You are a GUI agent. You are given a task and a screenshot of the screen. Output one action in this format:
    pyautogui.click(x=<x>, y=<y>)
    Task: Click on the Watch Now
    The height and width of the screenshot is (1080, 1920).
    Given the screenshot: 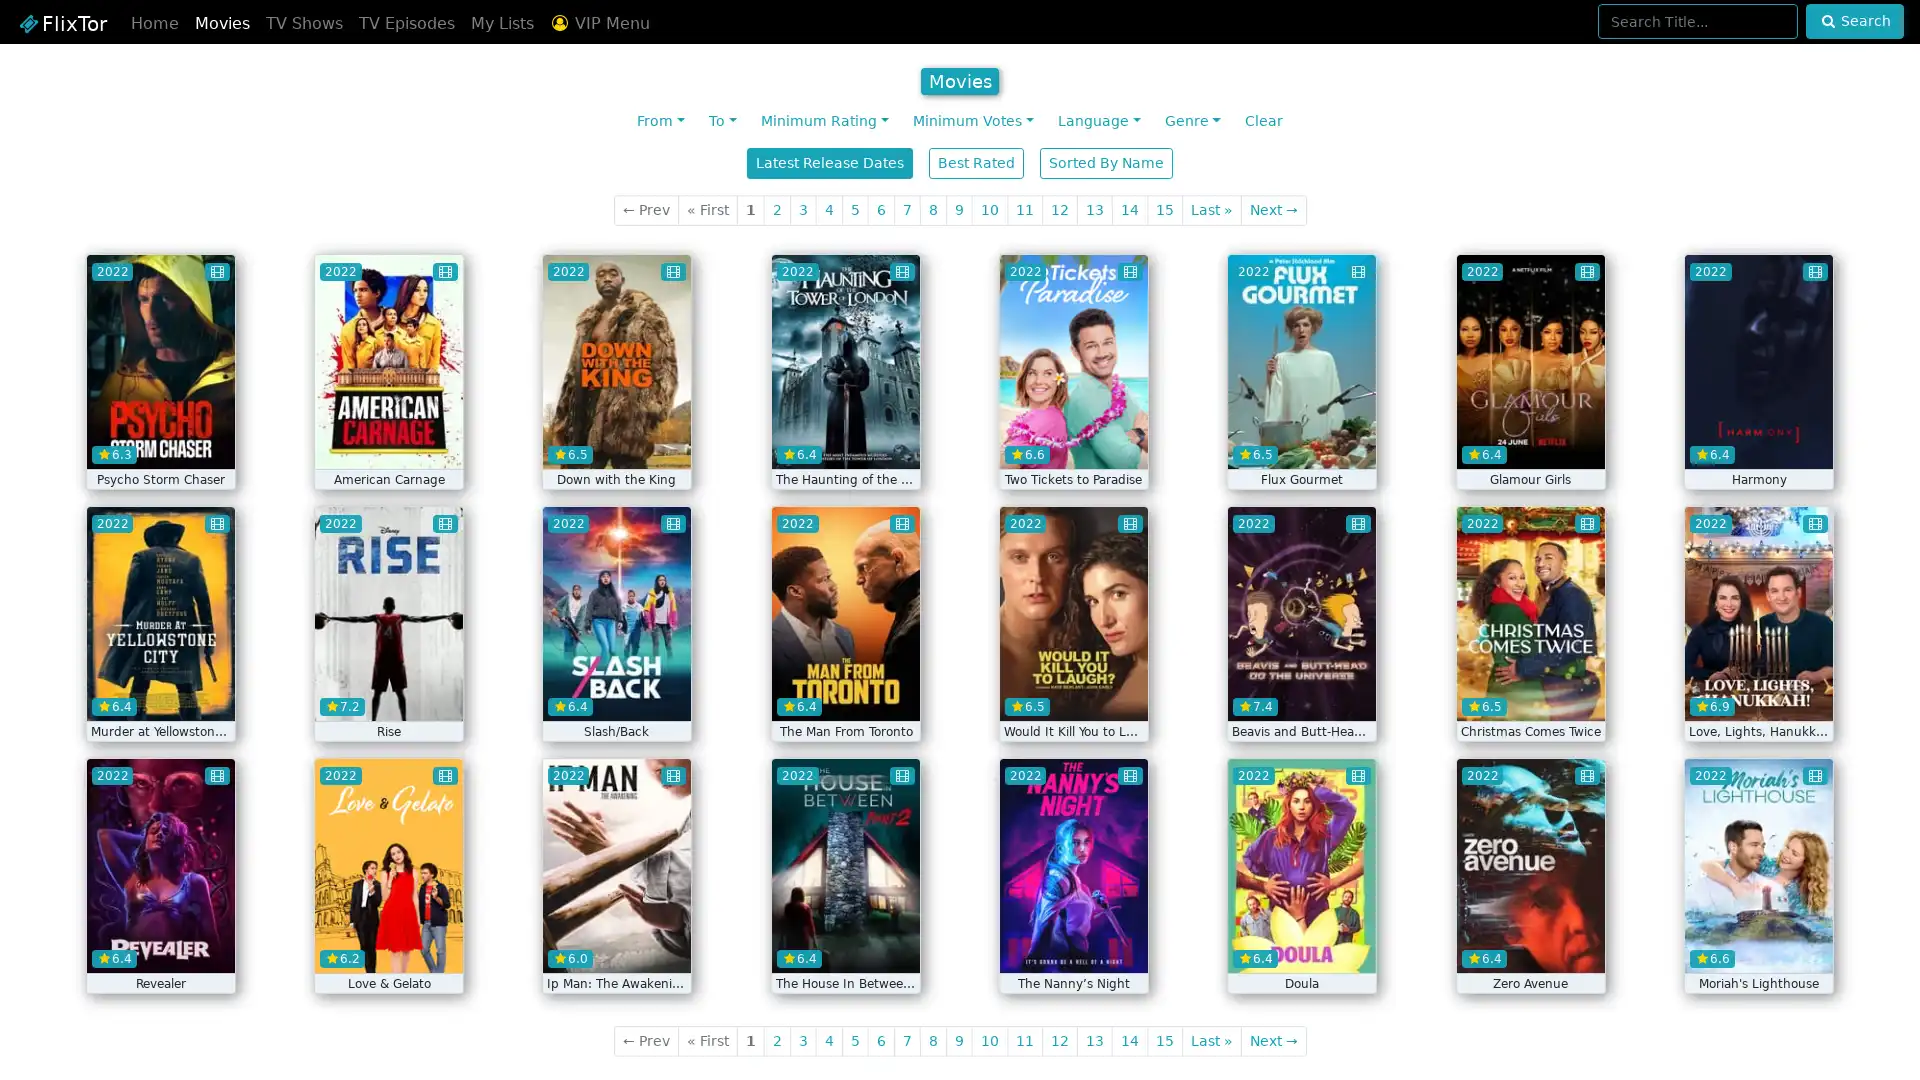 What is the action you would take?
    pyautogui.click(x=1301, y=944)
    